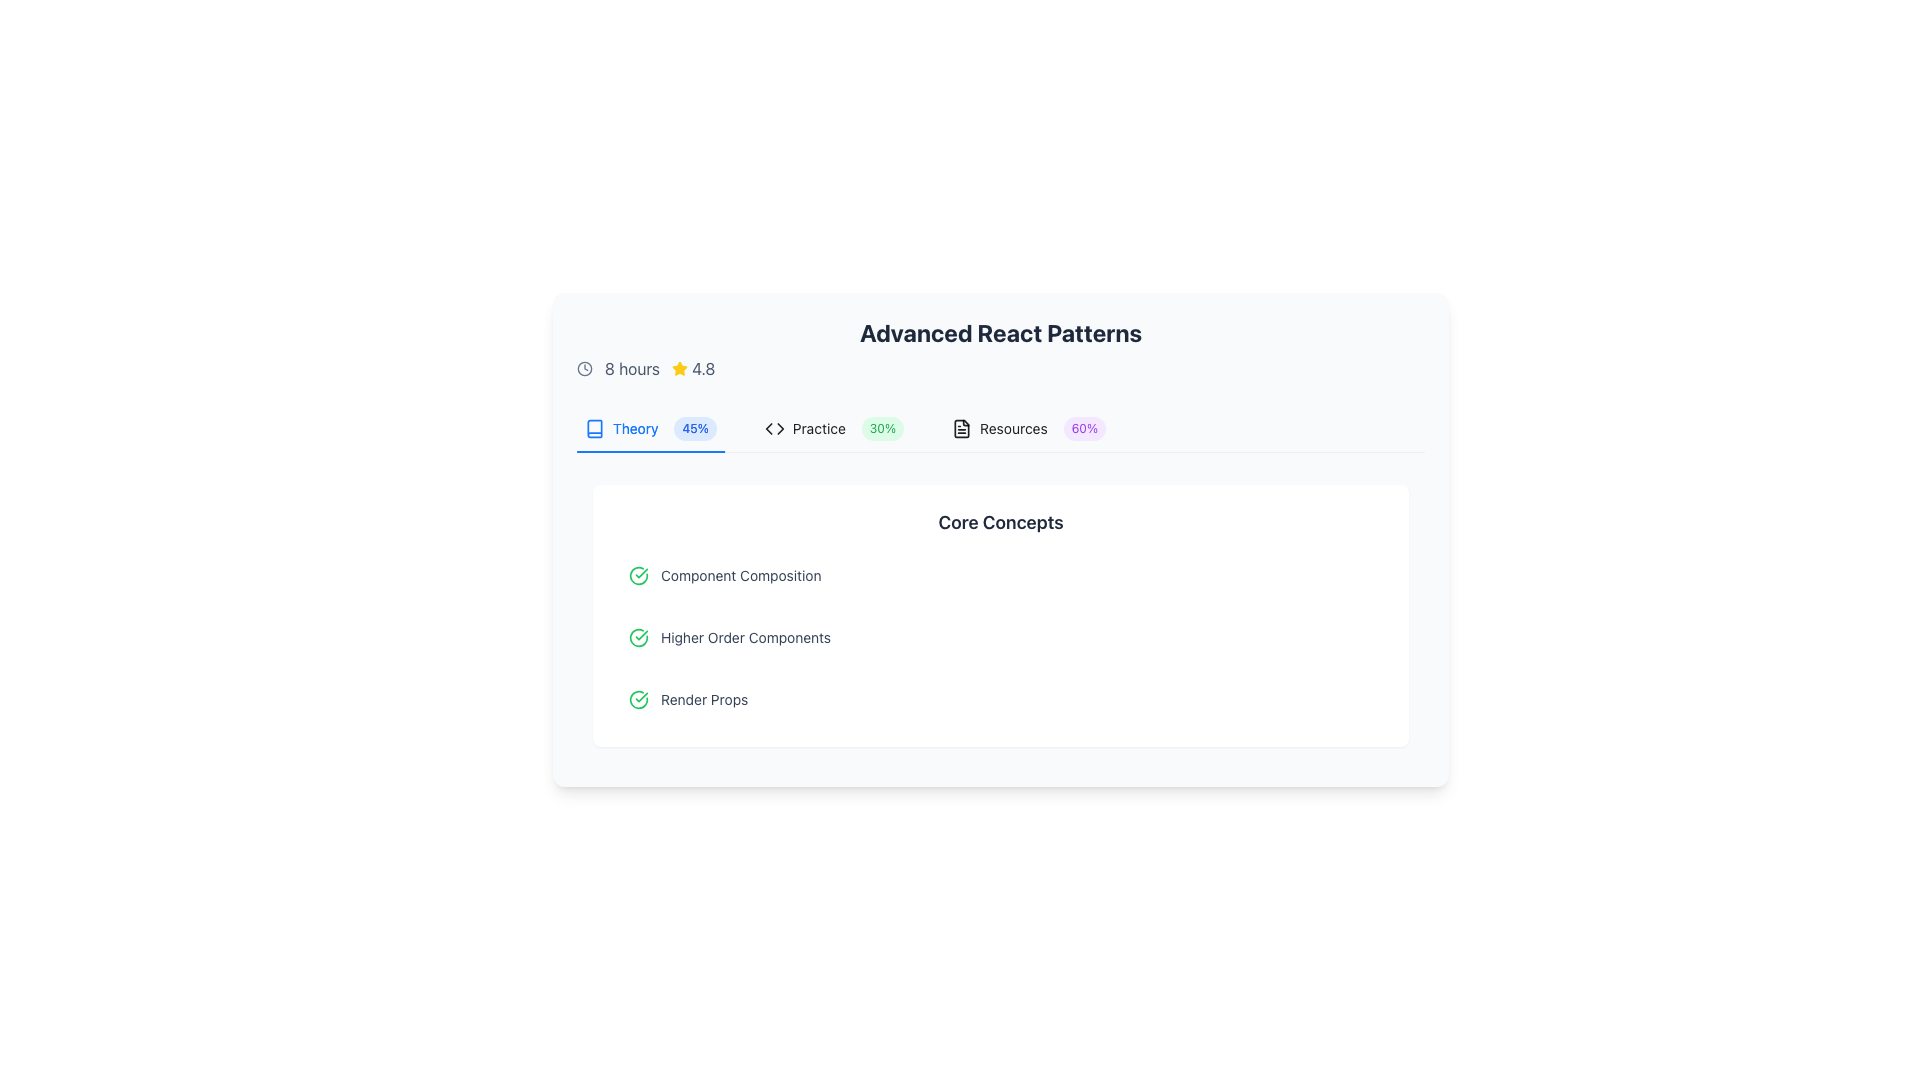 This screenshot has width=1920, height=1080. What do you see at coordinates (637, 575) in the screenshot?
I see `the green circular icon with a checkmark inside, which indicates a positive status or completion, located at the top of the 'Core Concepts' section, associated with 'Component Composition'` at bounding box center [637, 575].